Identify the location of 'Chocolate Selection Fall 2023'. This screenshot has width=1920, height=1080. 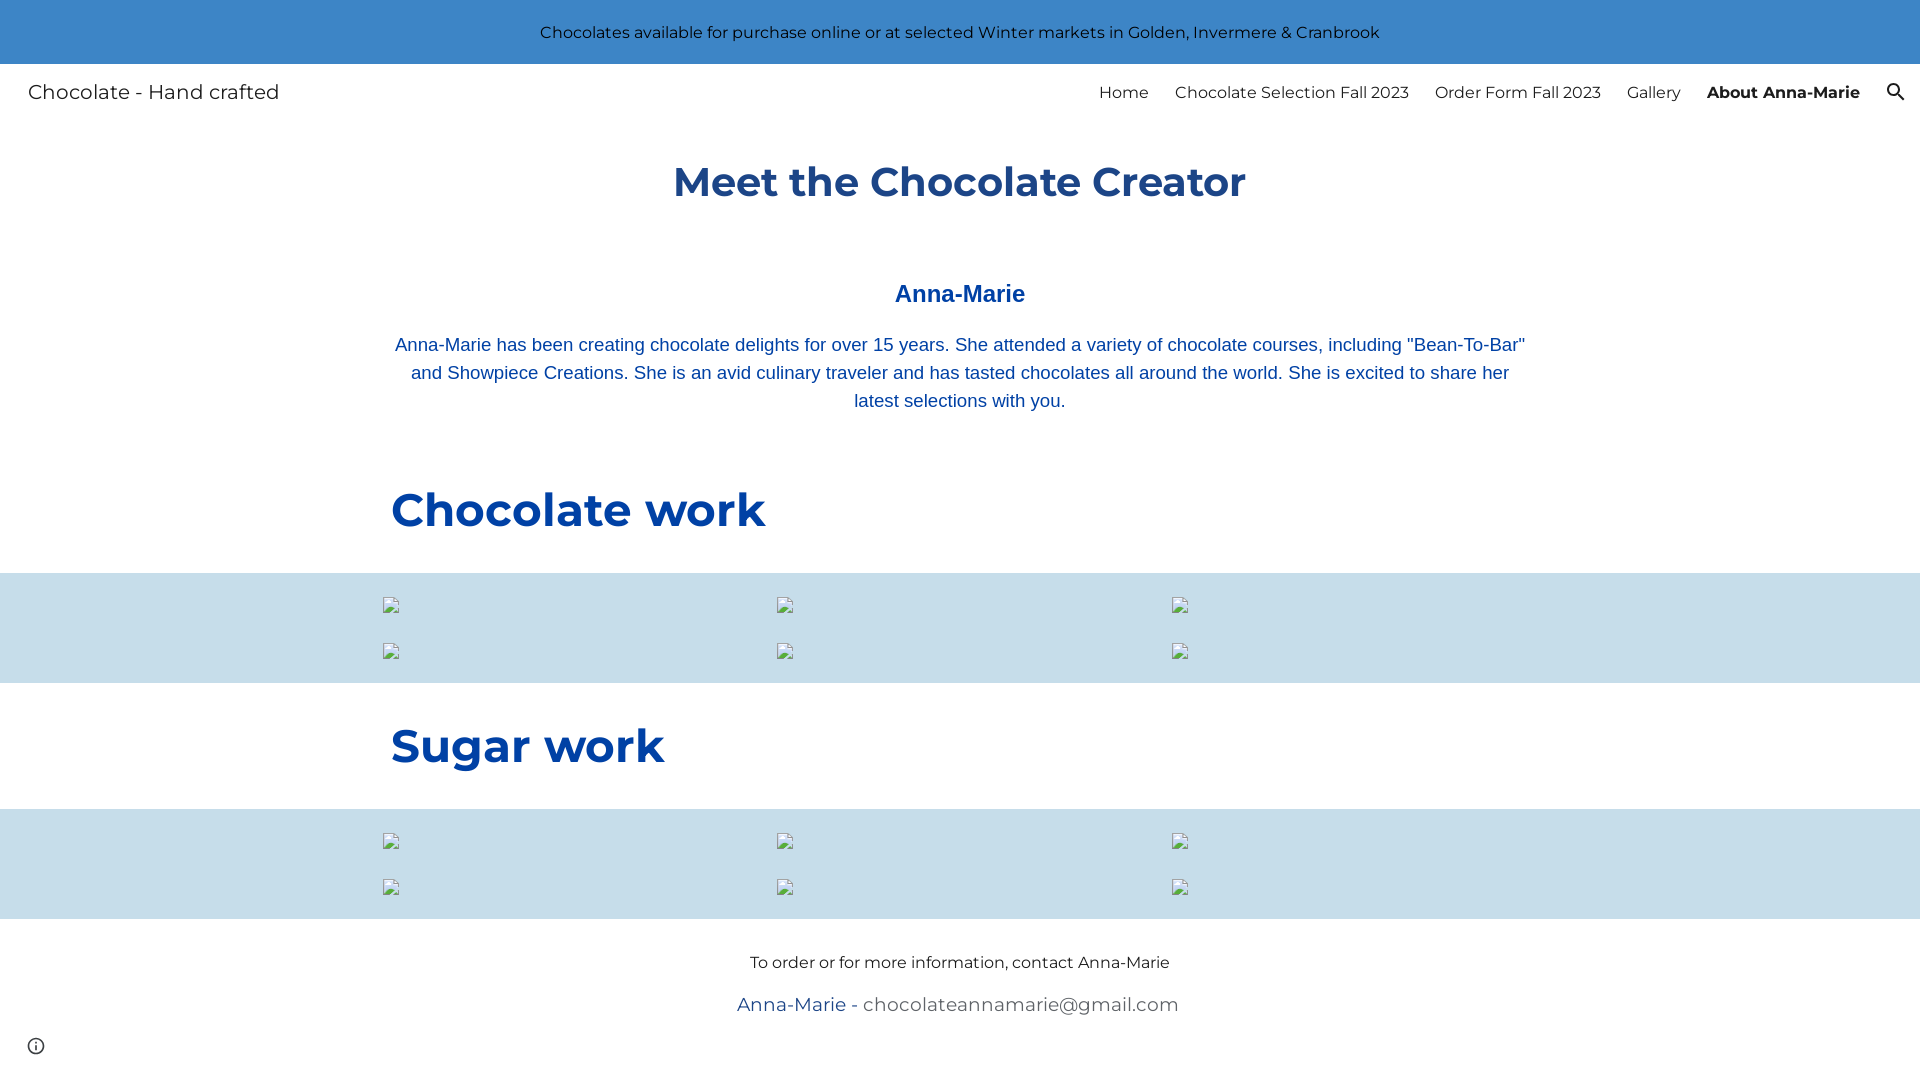
(1291, 91).